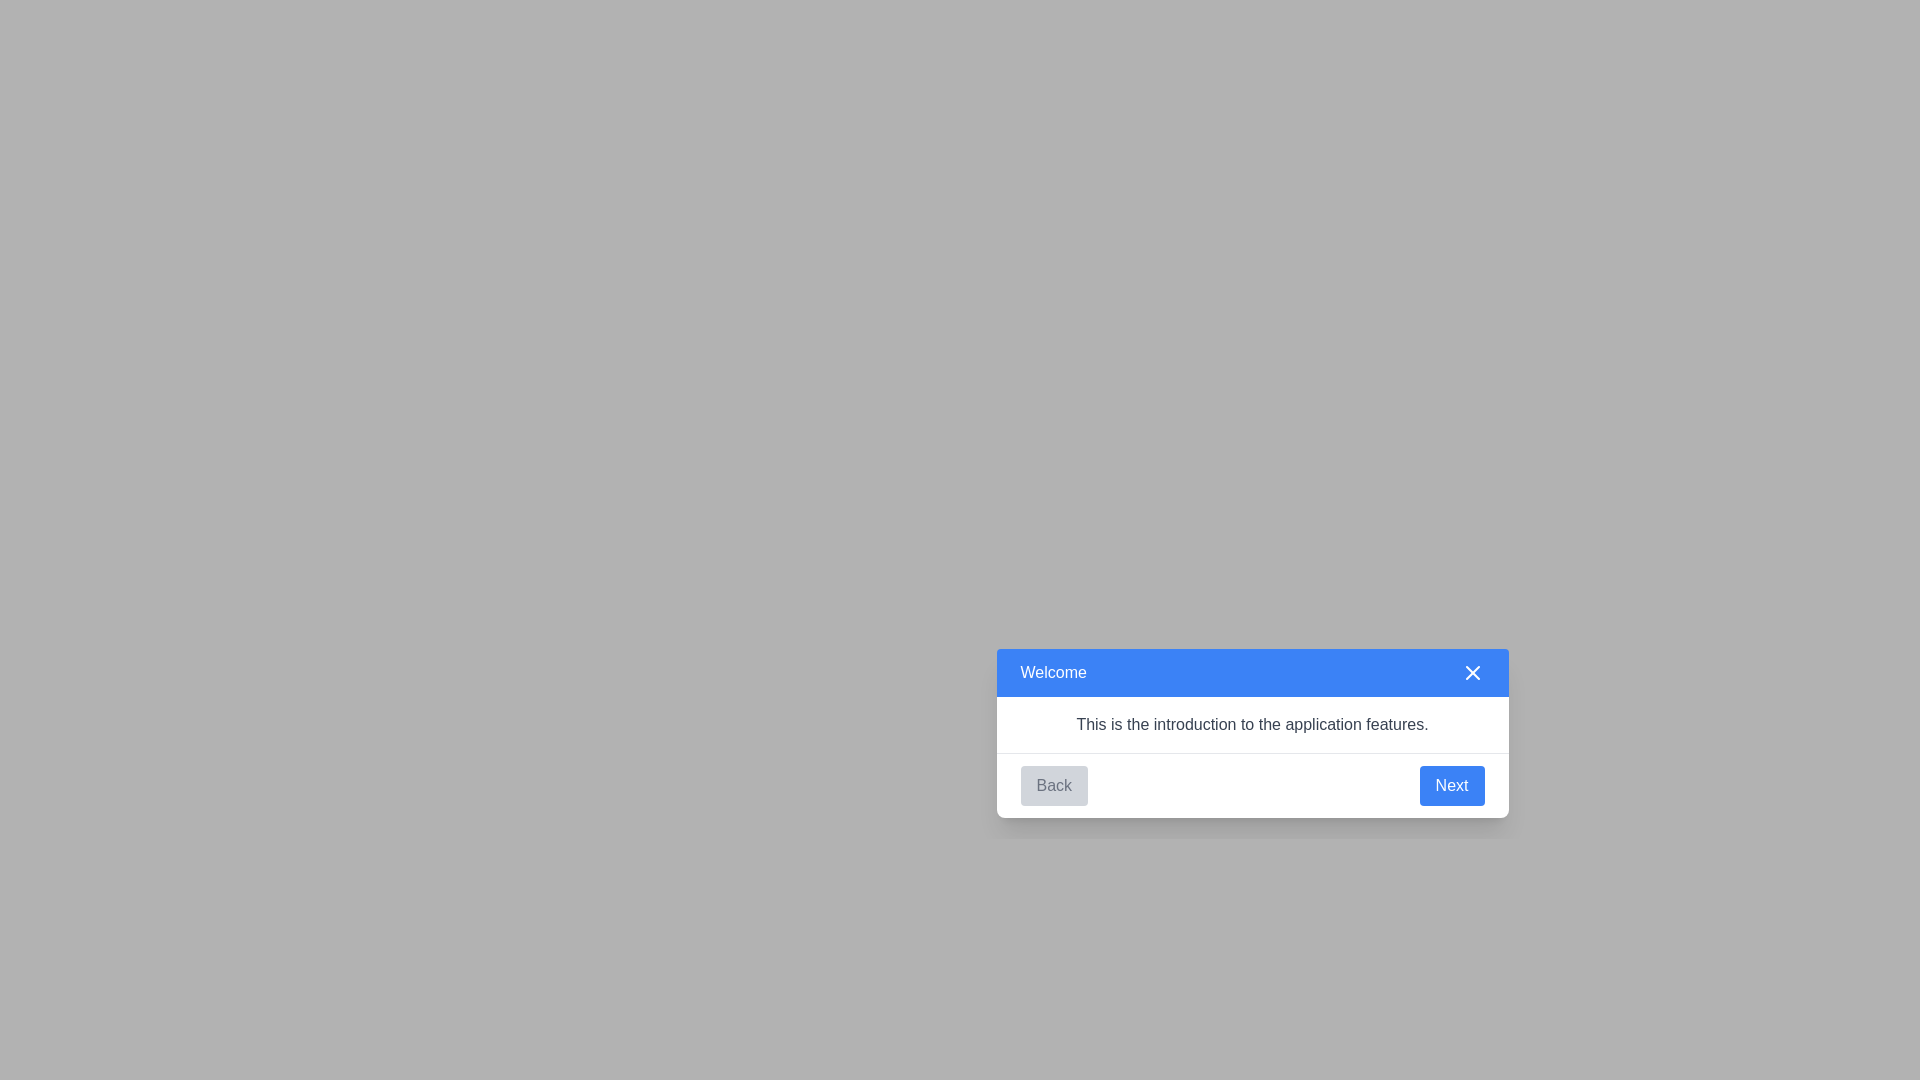 This screenshot has height=1080, width=1920. Describe the element at coordinates (1472, 672) in the screenshot. I see `the close icon represented by a diagonal cross in the upper-right corner of the dialog box` at that location.